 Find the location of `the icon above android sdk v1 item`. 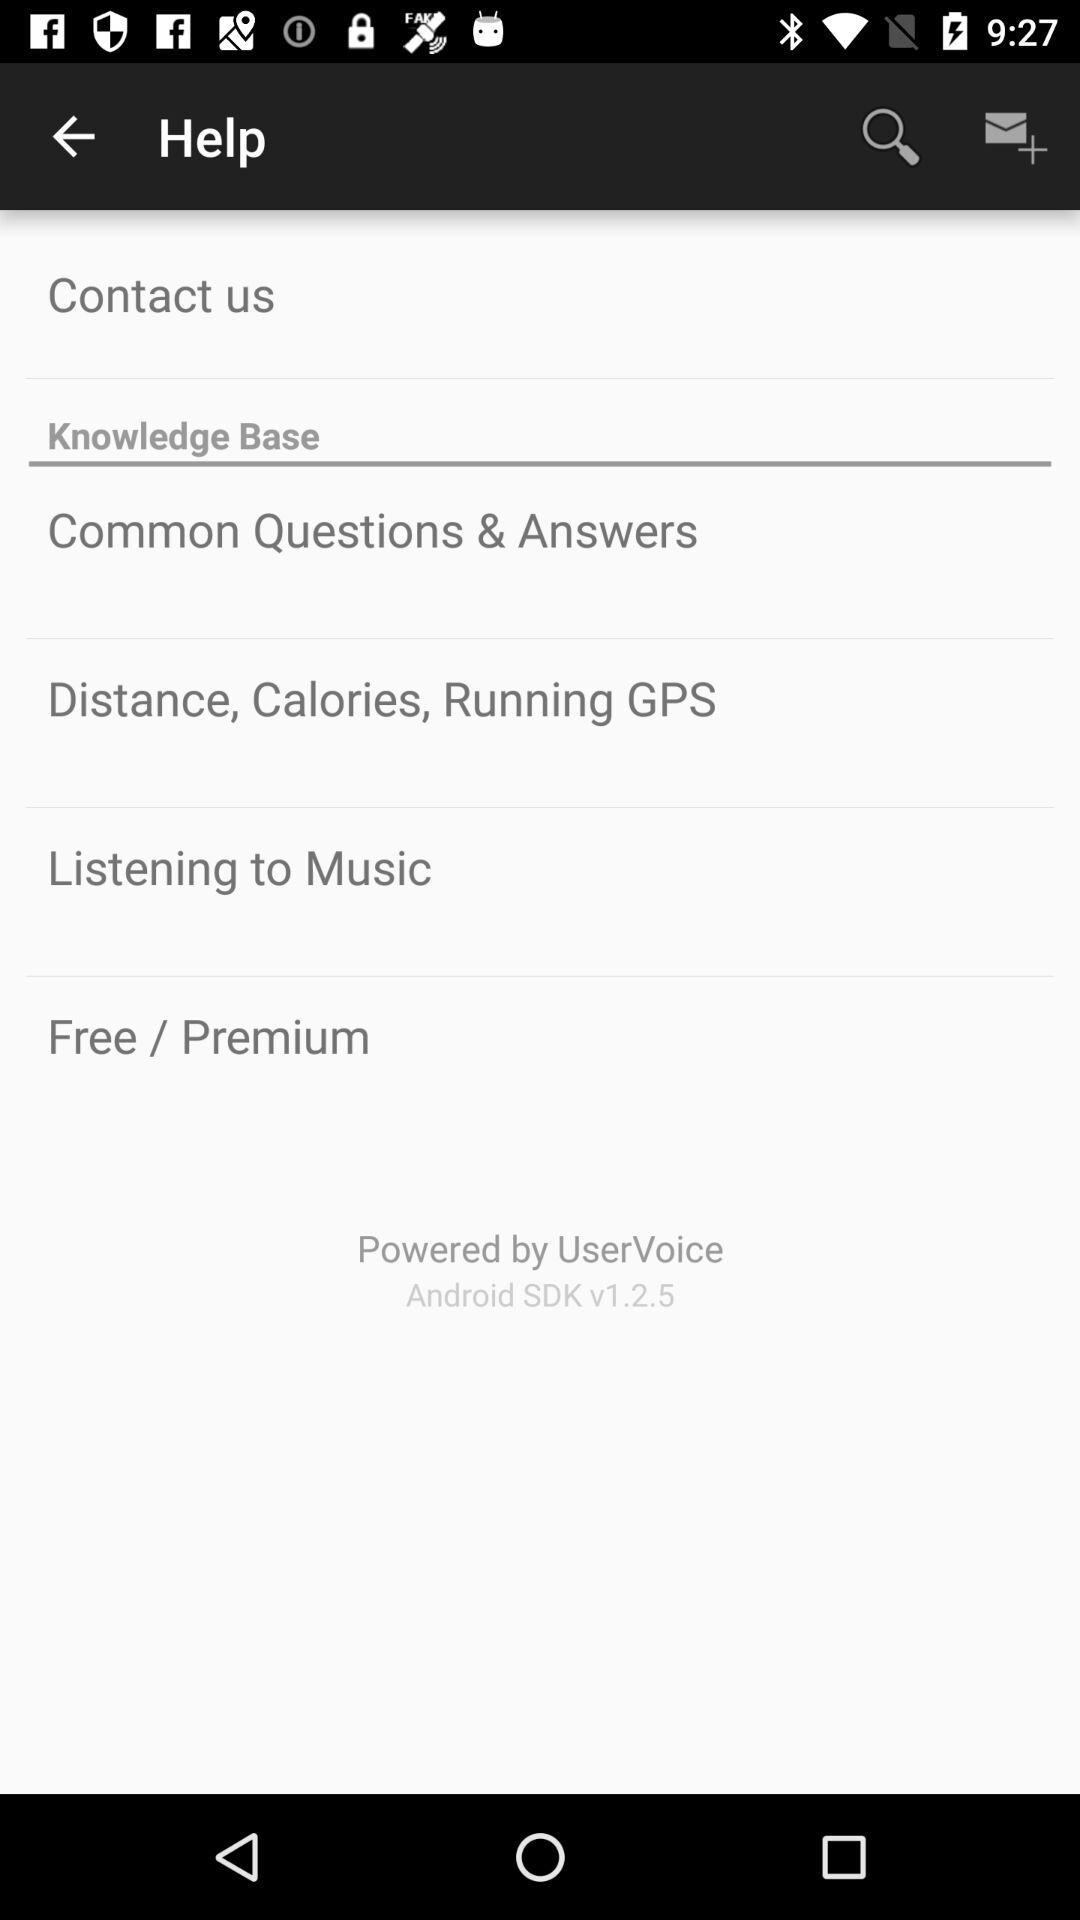

the icon above android sdk v1 item is located at coordinates (540, 1247).